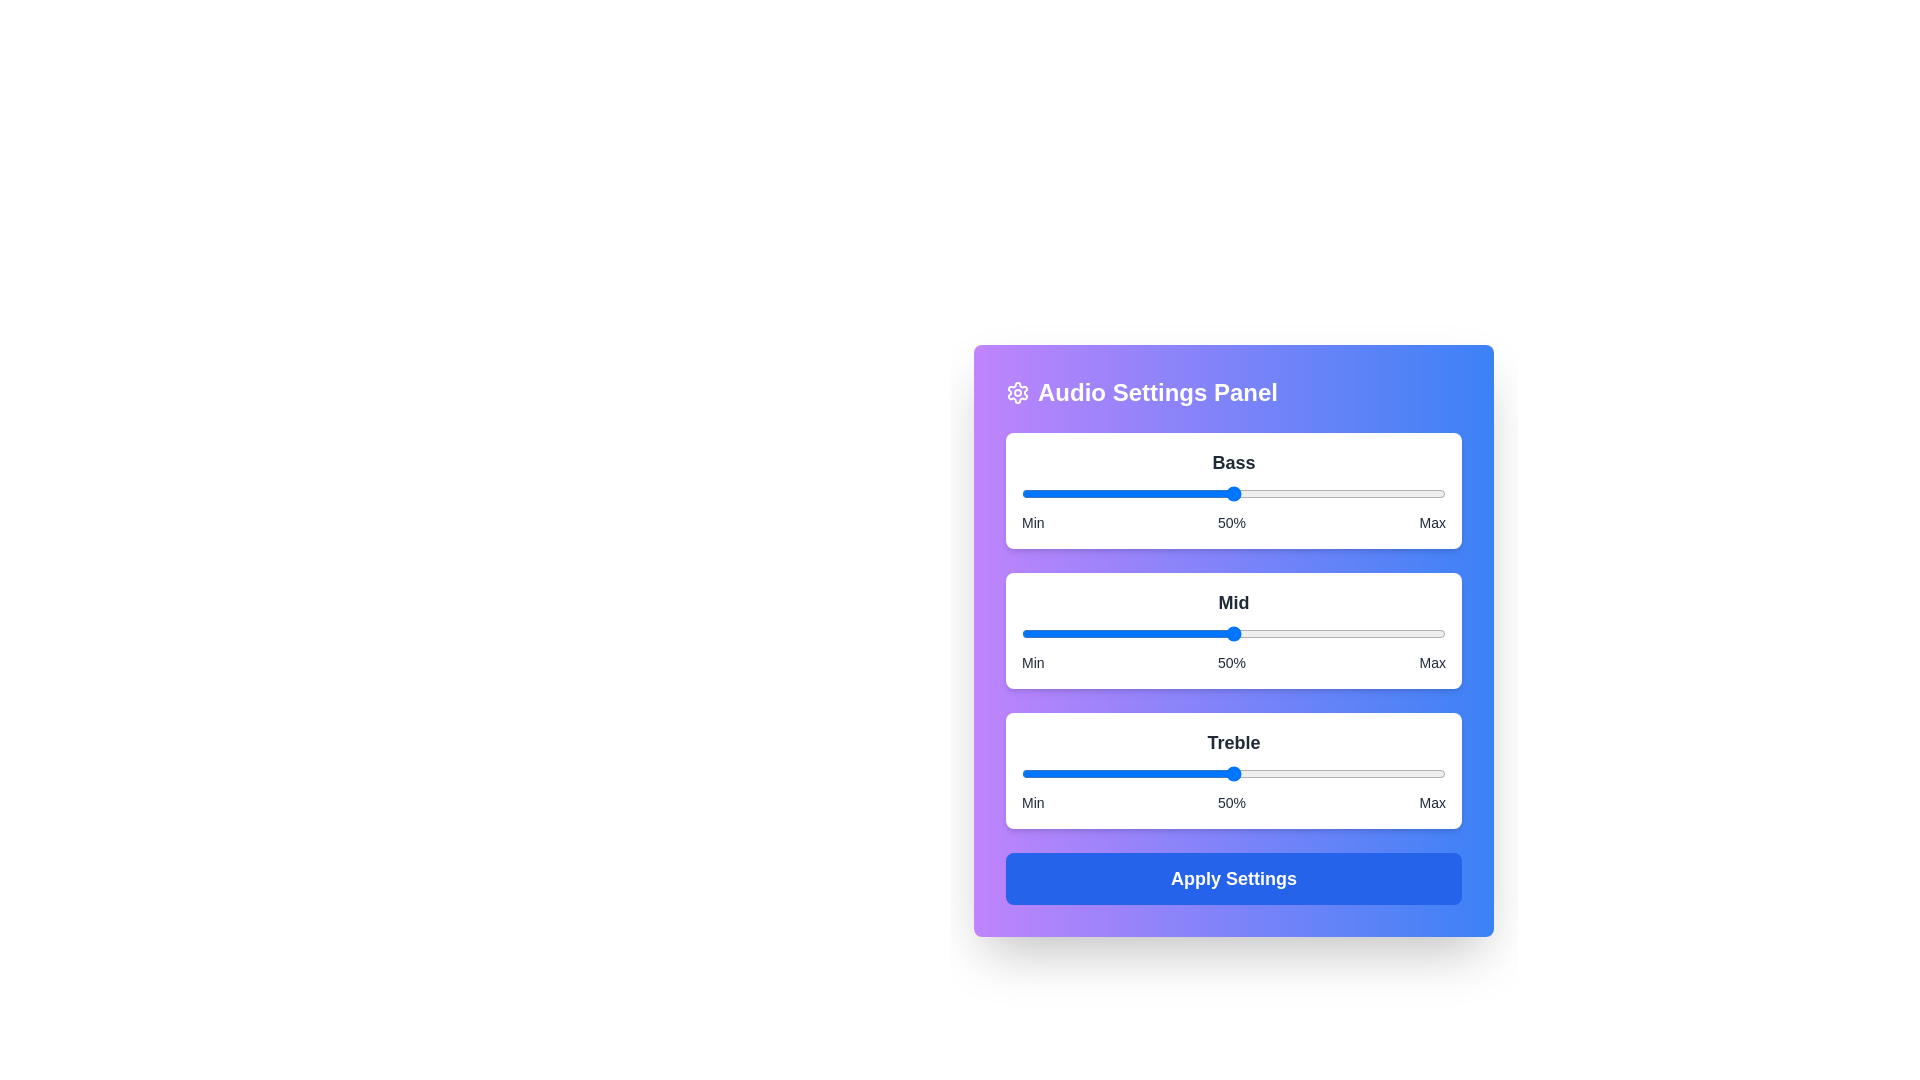 The image size is (1920, 1080). What do you see at coordinates (1030, 493) in the screenshot?
I see `the bass level` at bounding box center [1030, 493].